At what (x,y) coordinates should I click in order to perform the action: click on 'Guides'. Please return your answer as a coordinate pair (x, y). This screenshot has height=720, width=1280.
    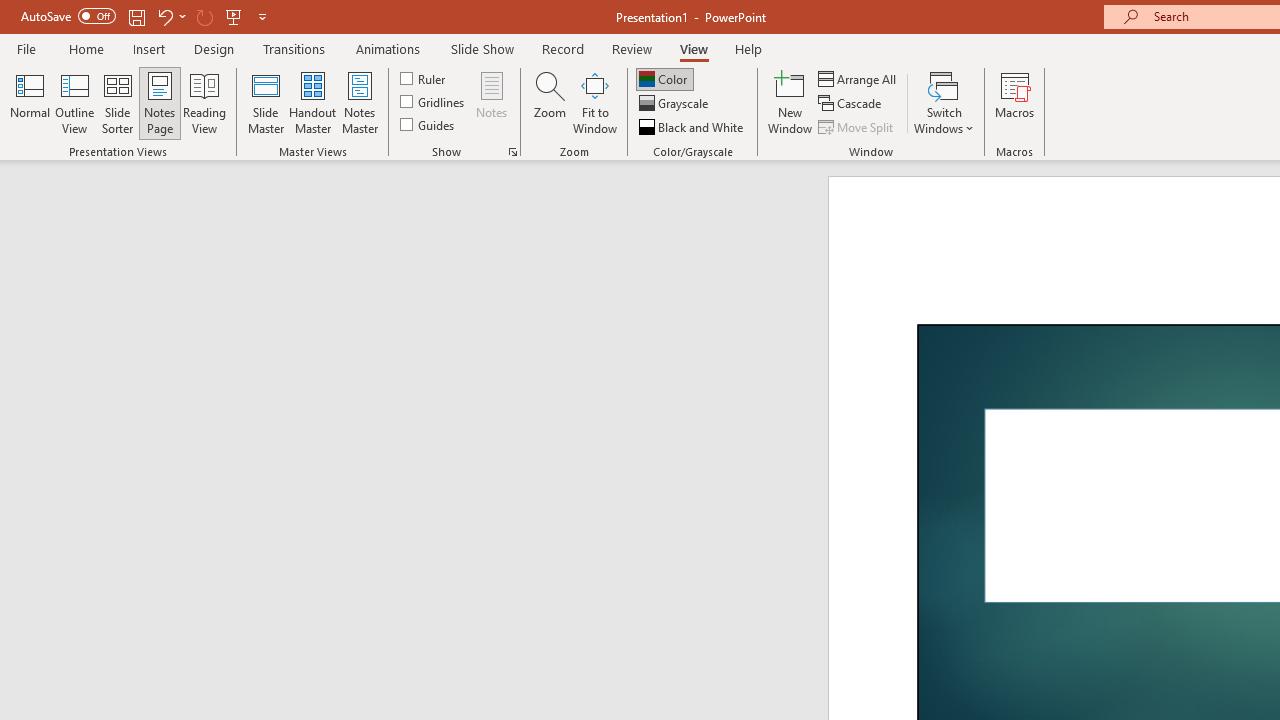
    Looking at the image, I should click on (427, 124).